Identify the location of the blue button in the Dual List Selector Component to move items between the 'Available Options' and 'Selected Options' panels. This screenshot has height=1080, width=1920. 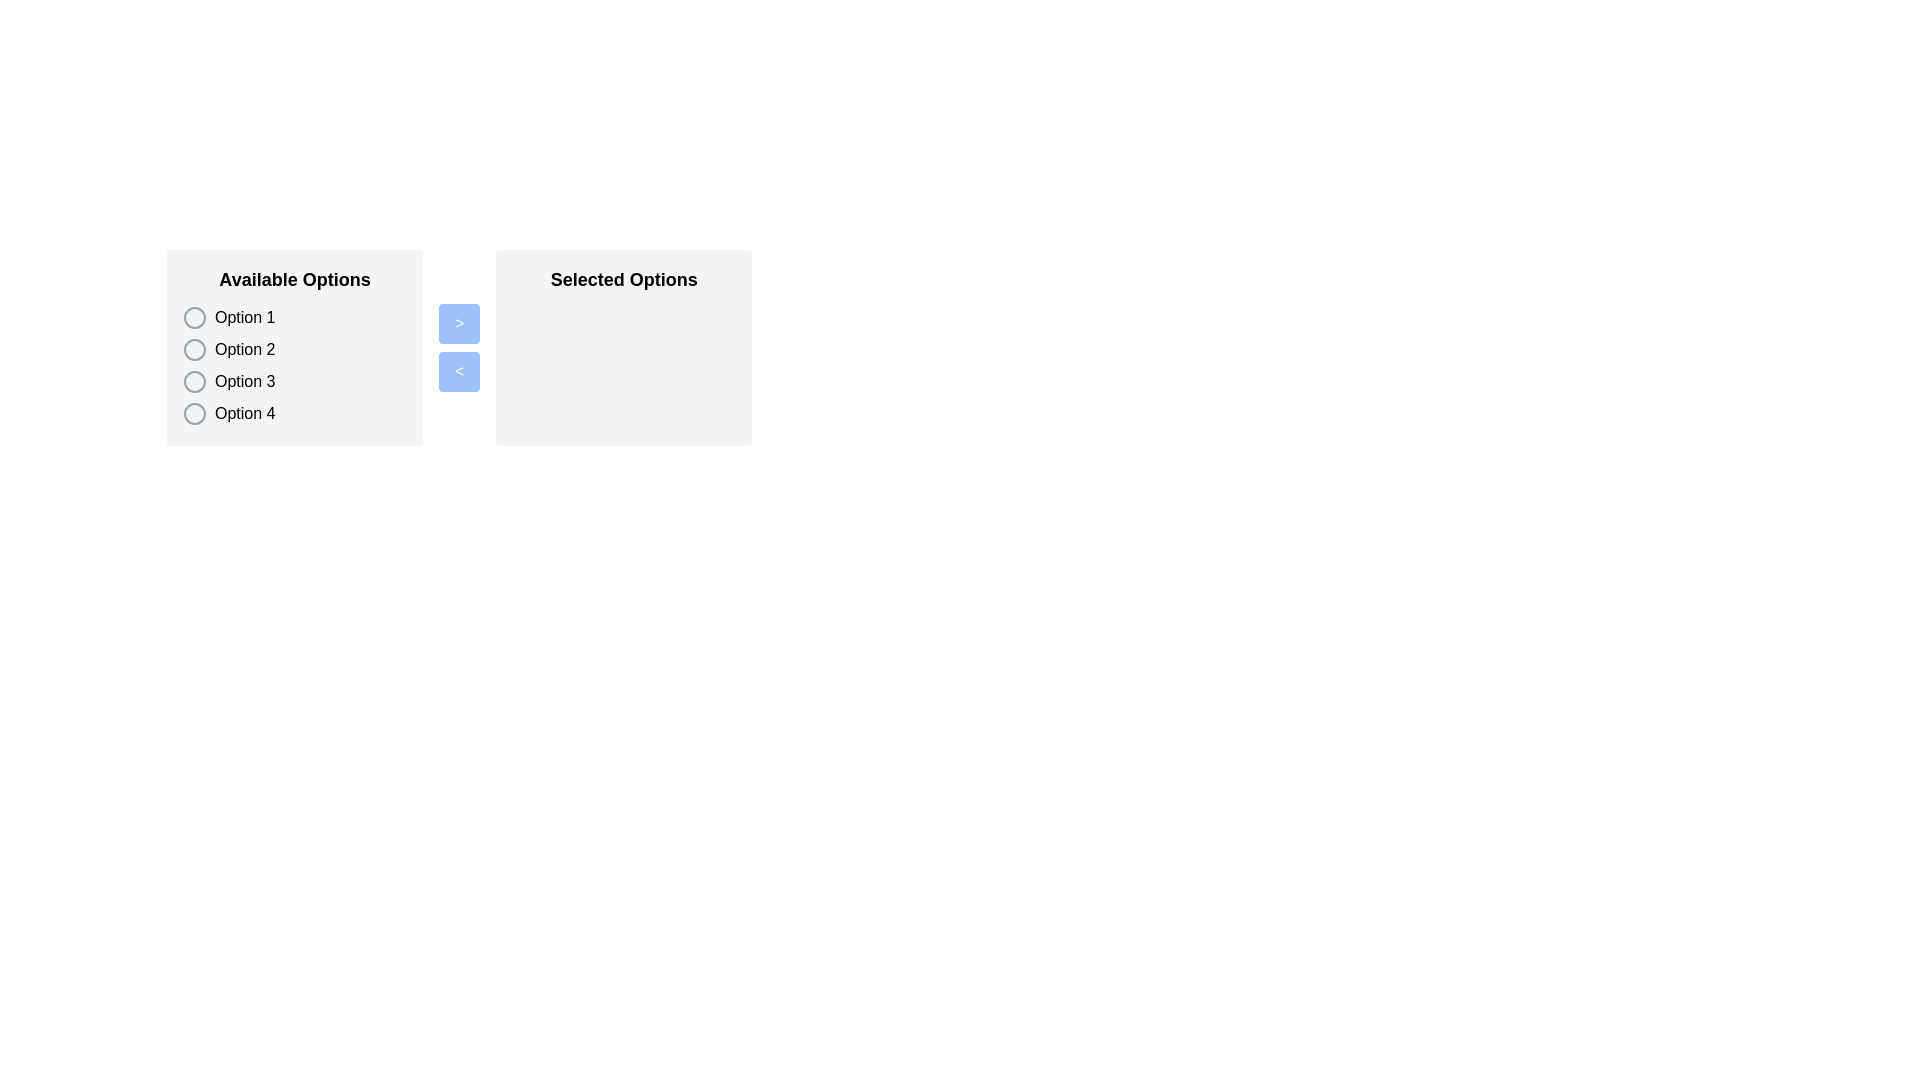
(493, 346).